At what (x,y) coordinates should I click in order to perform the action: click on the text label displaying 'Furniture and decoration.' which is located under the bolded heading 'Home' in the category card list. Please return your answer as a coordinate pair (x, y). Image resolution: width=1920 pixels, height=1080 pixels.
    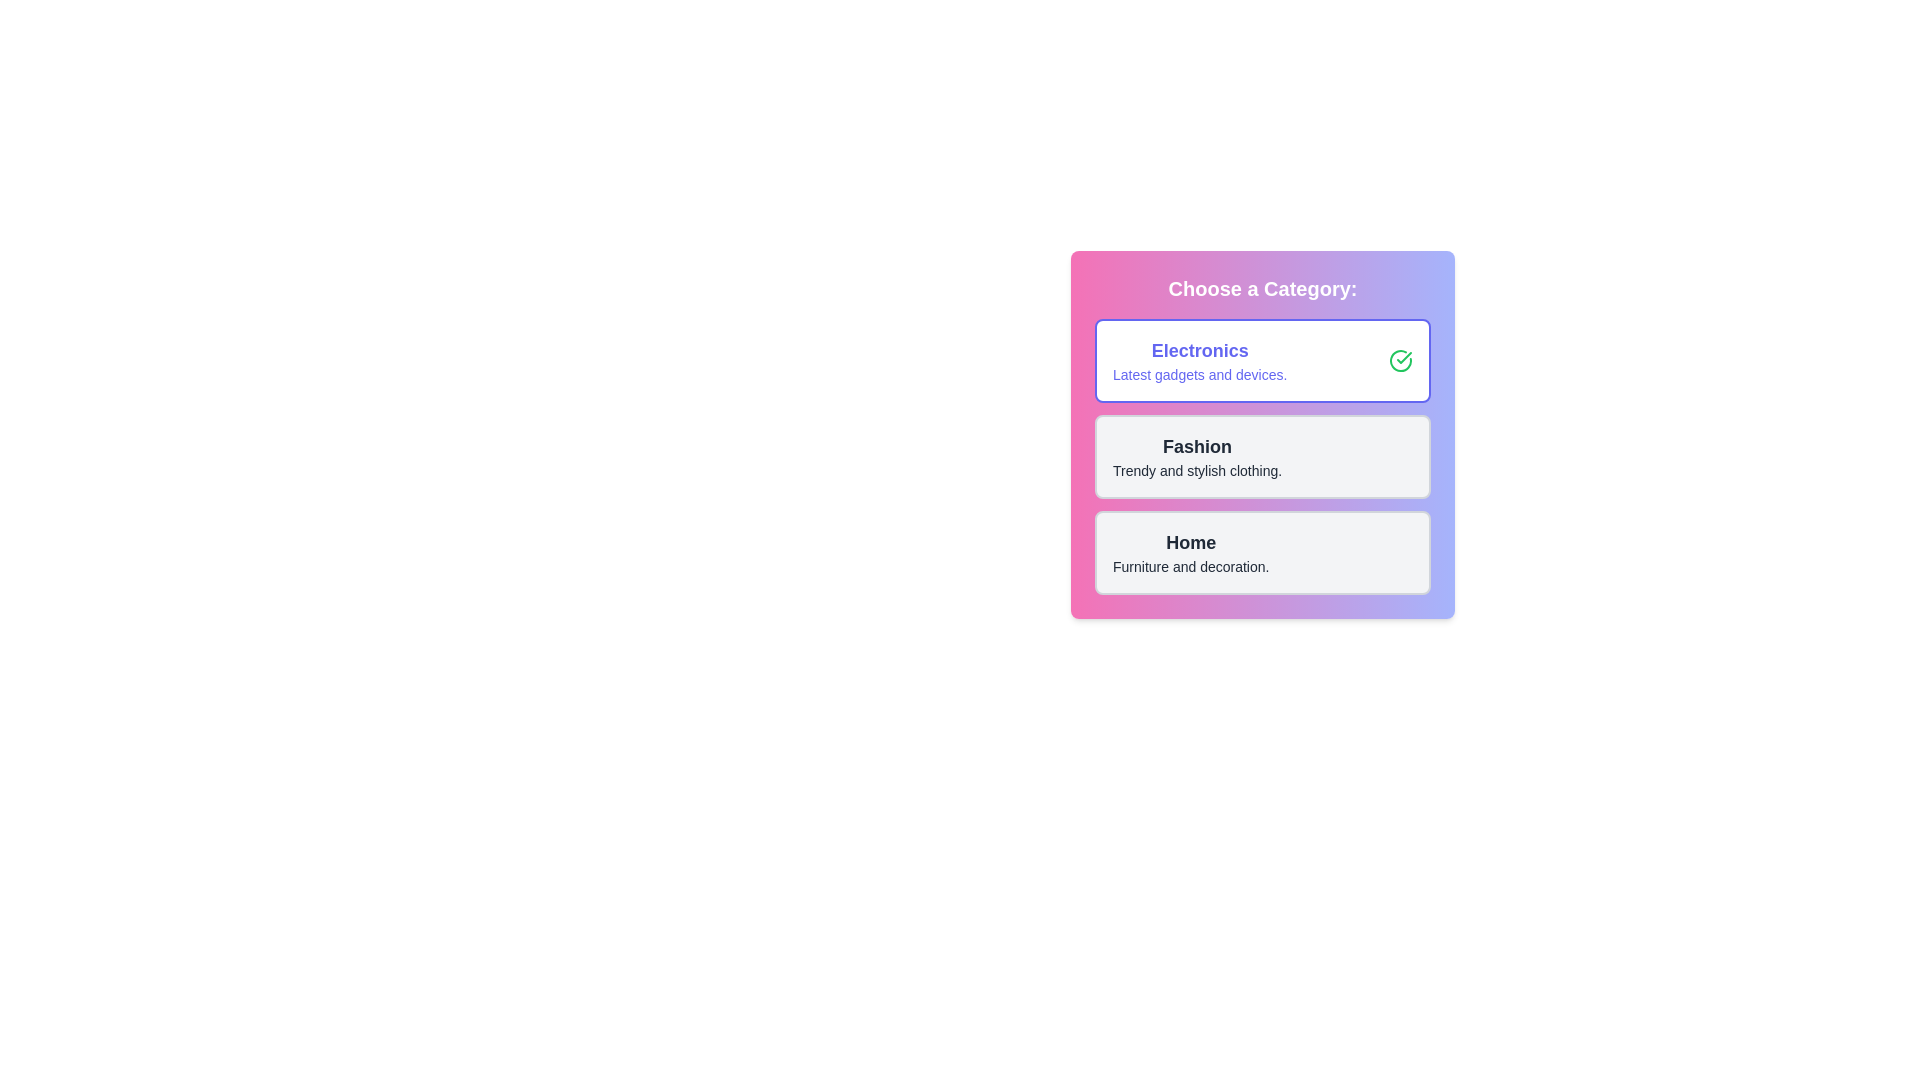
    Looking at the image, I should click on (1191, 567).